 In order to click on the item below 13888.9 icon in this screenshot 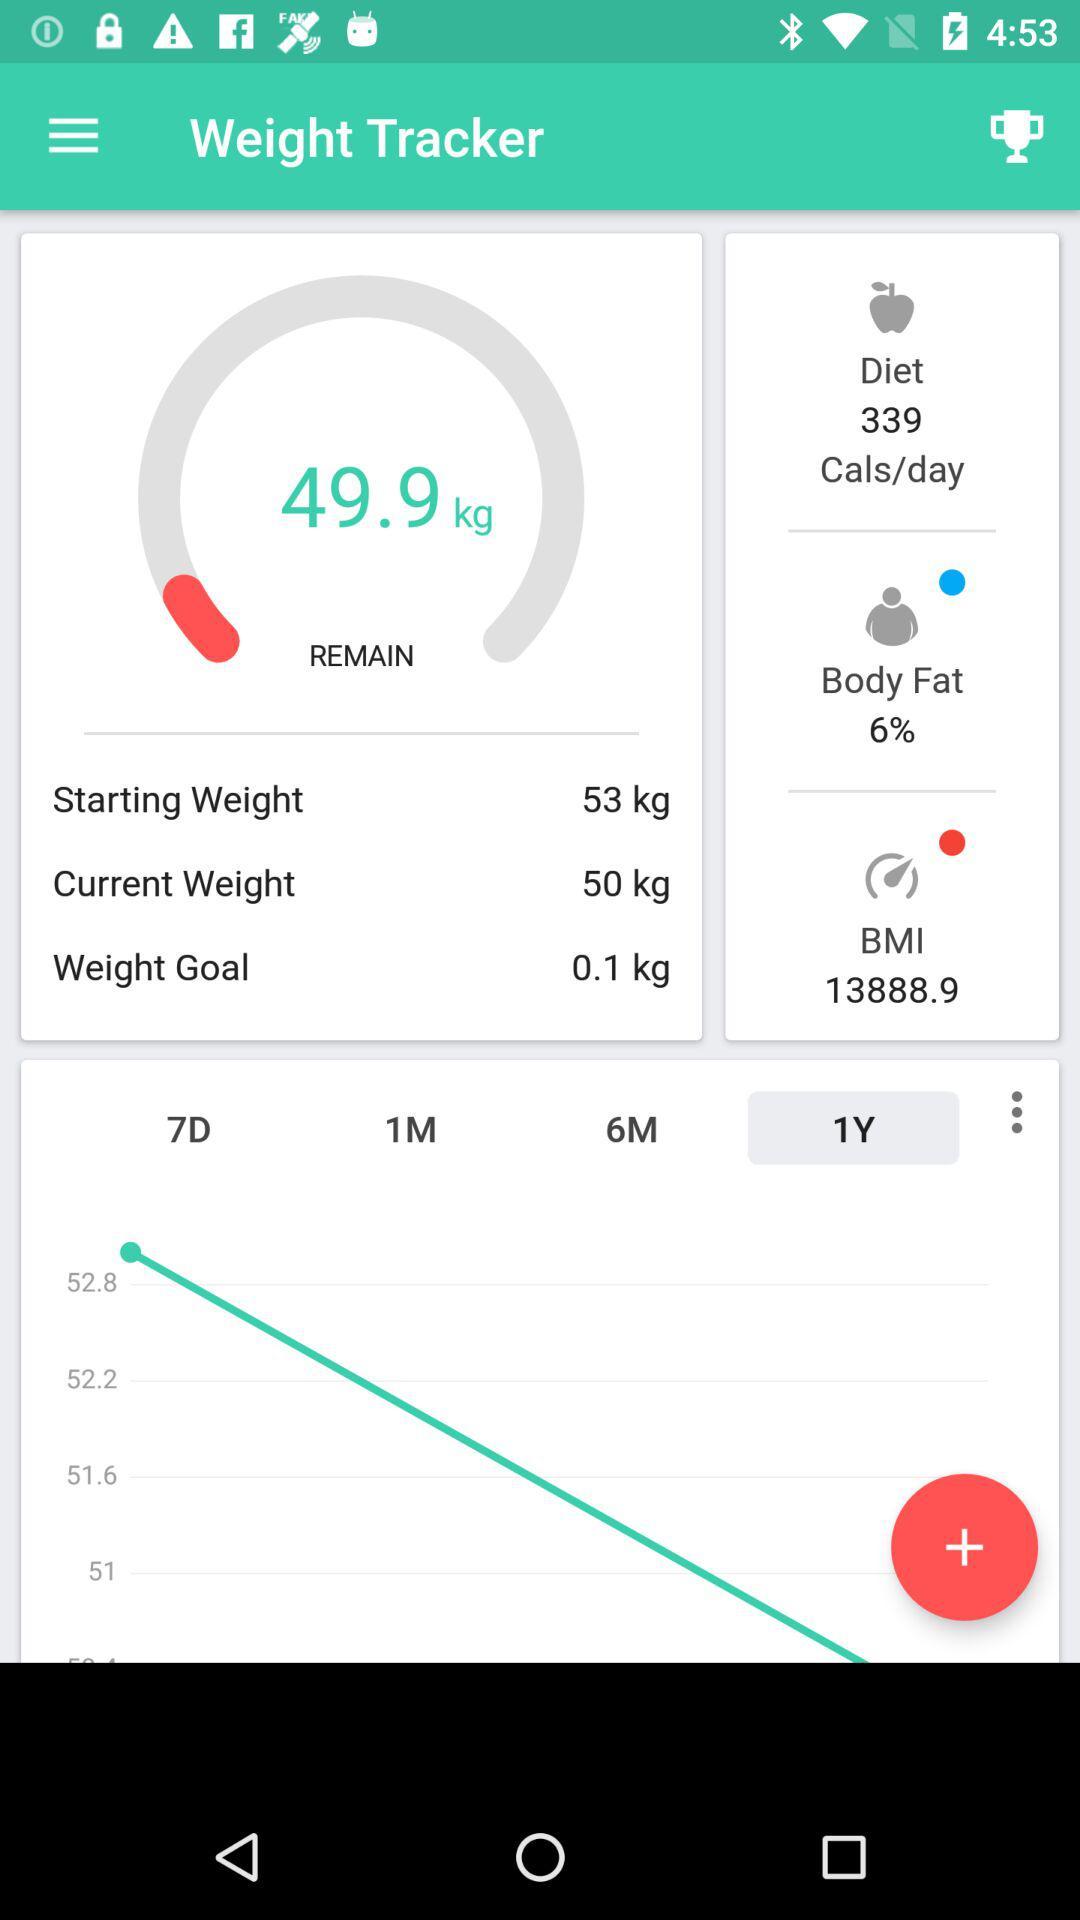, I will do `click(853, 1128)`.